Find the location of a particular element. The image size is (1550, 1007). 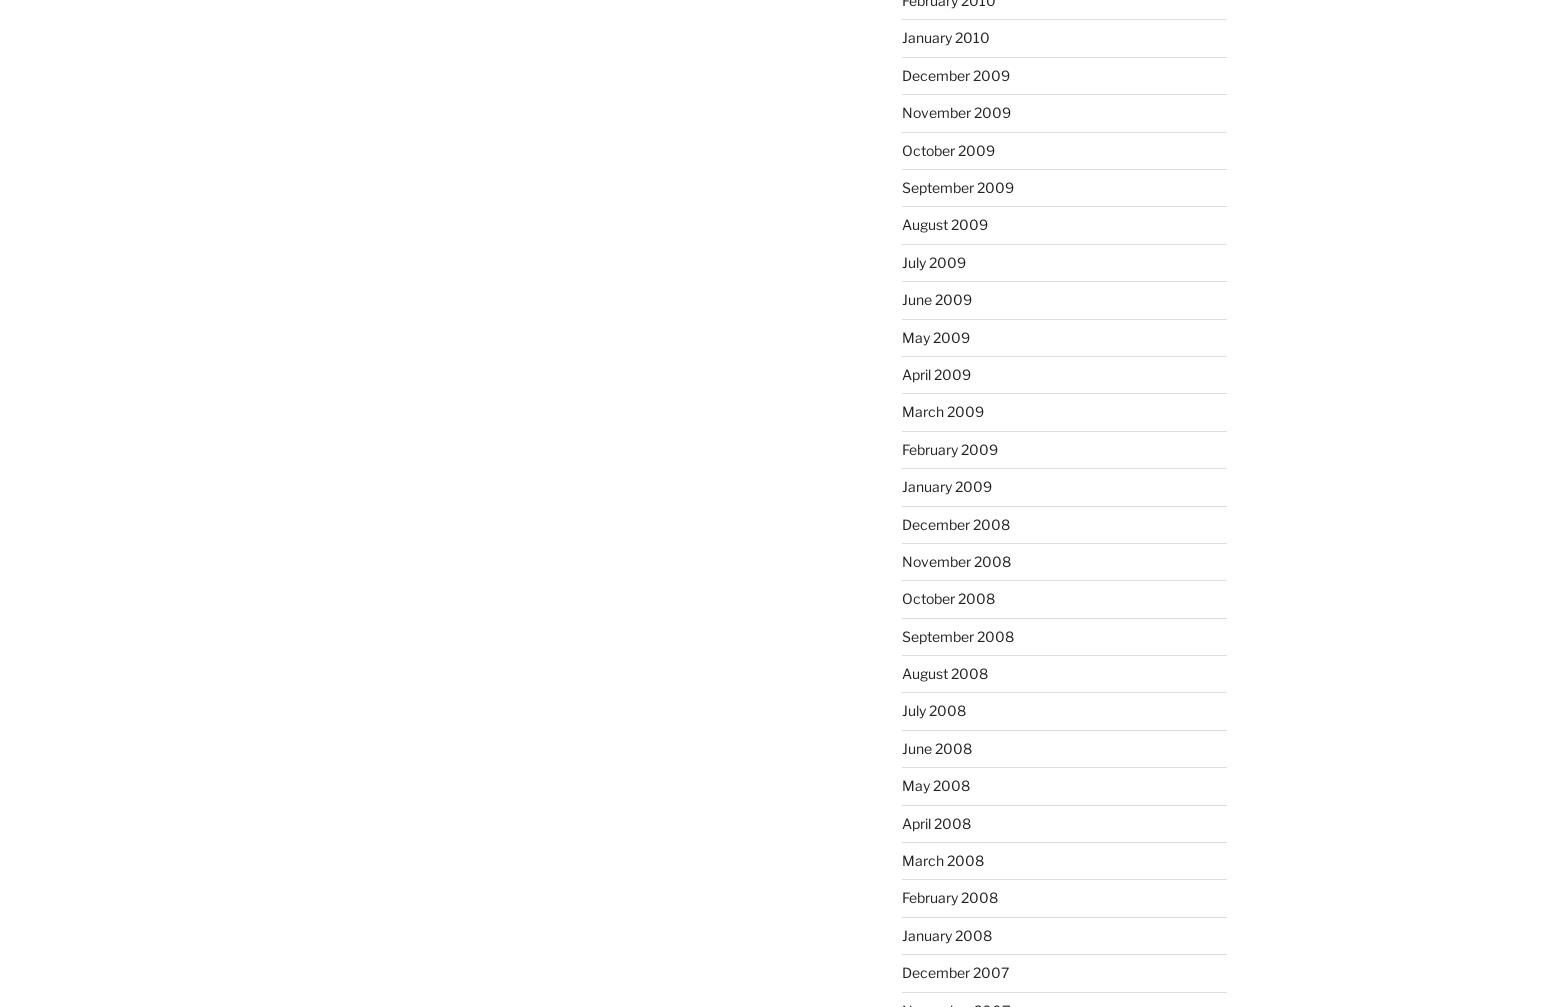

'July 2008' is located at coordinates (931, 709).